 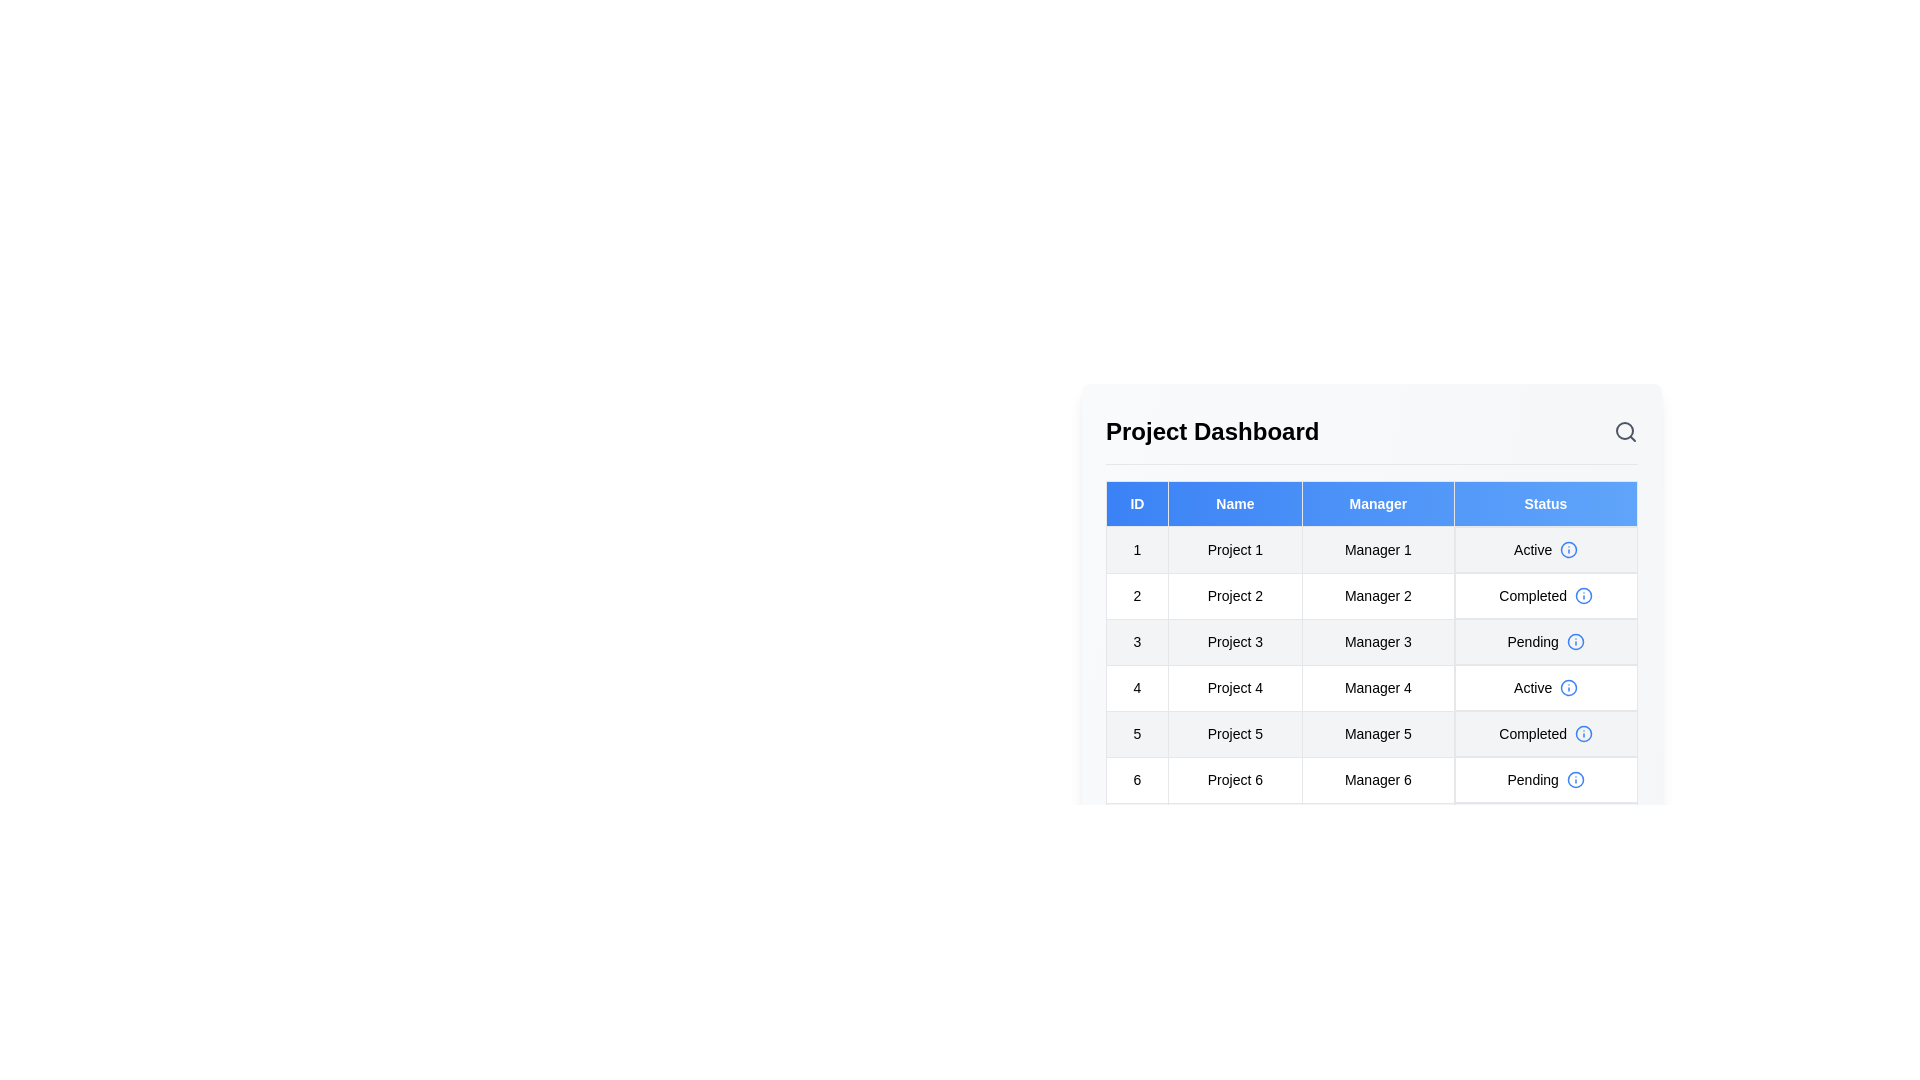 What do you see at coordinates (1626, 431) in the screenshot?
I see `the search icon to initiate a search` at bounding box center [1626, 431].